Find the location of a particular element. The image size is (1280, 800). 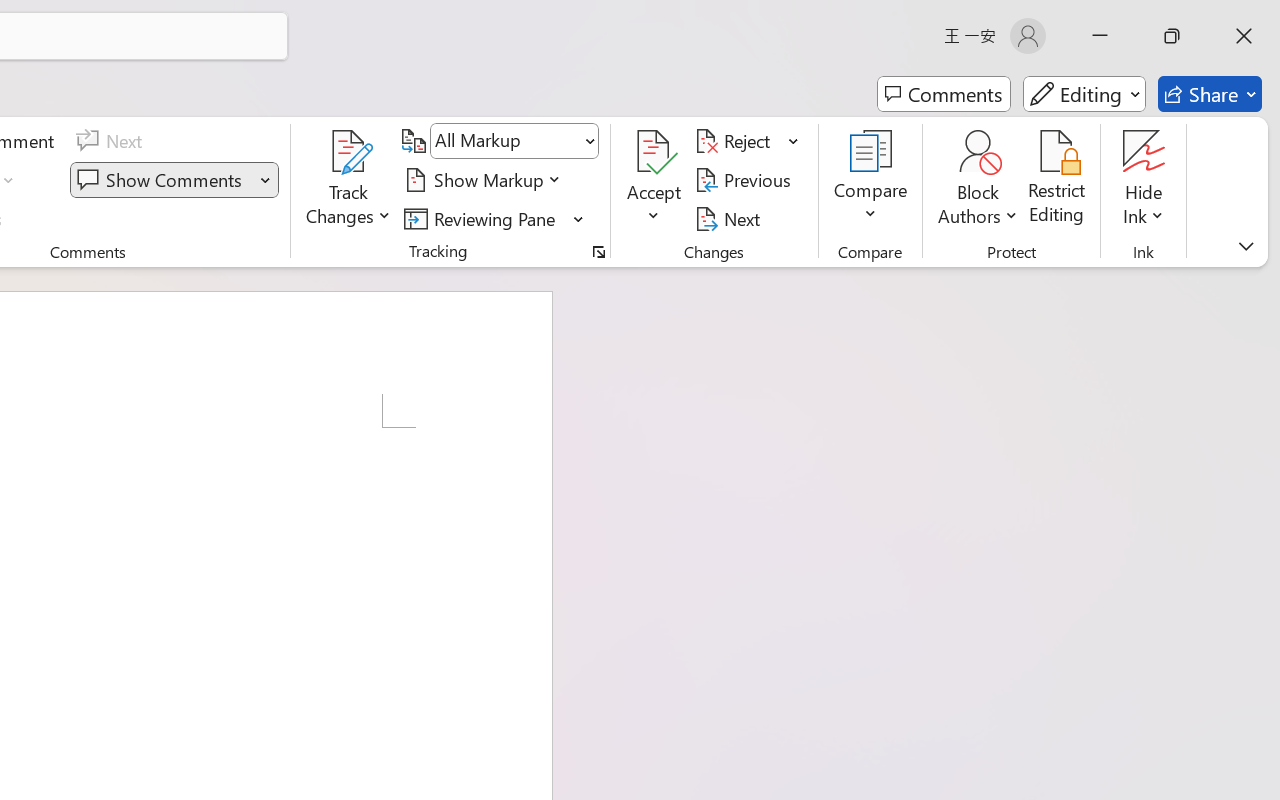

'Reject' is located at coordinates (746, 141).